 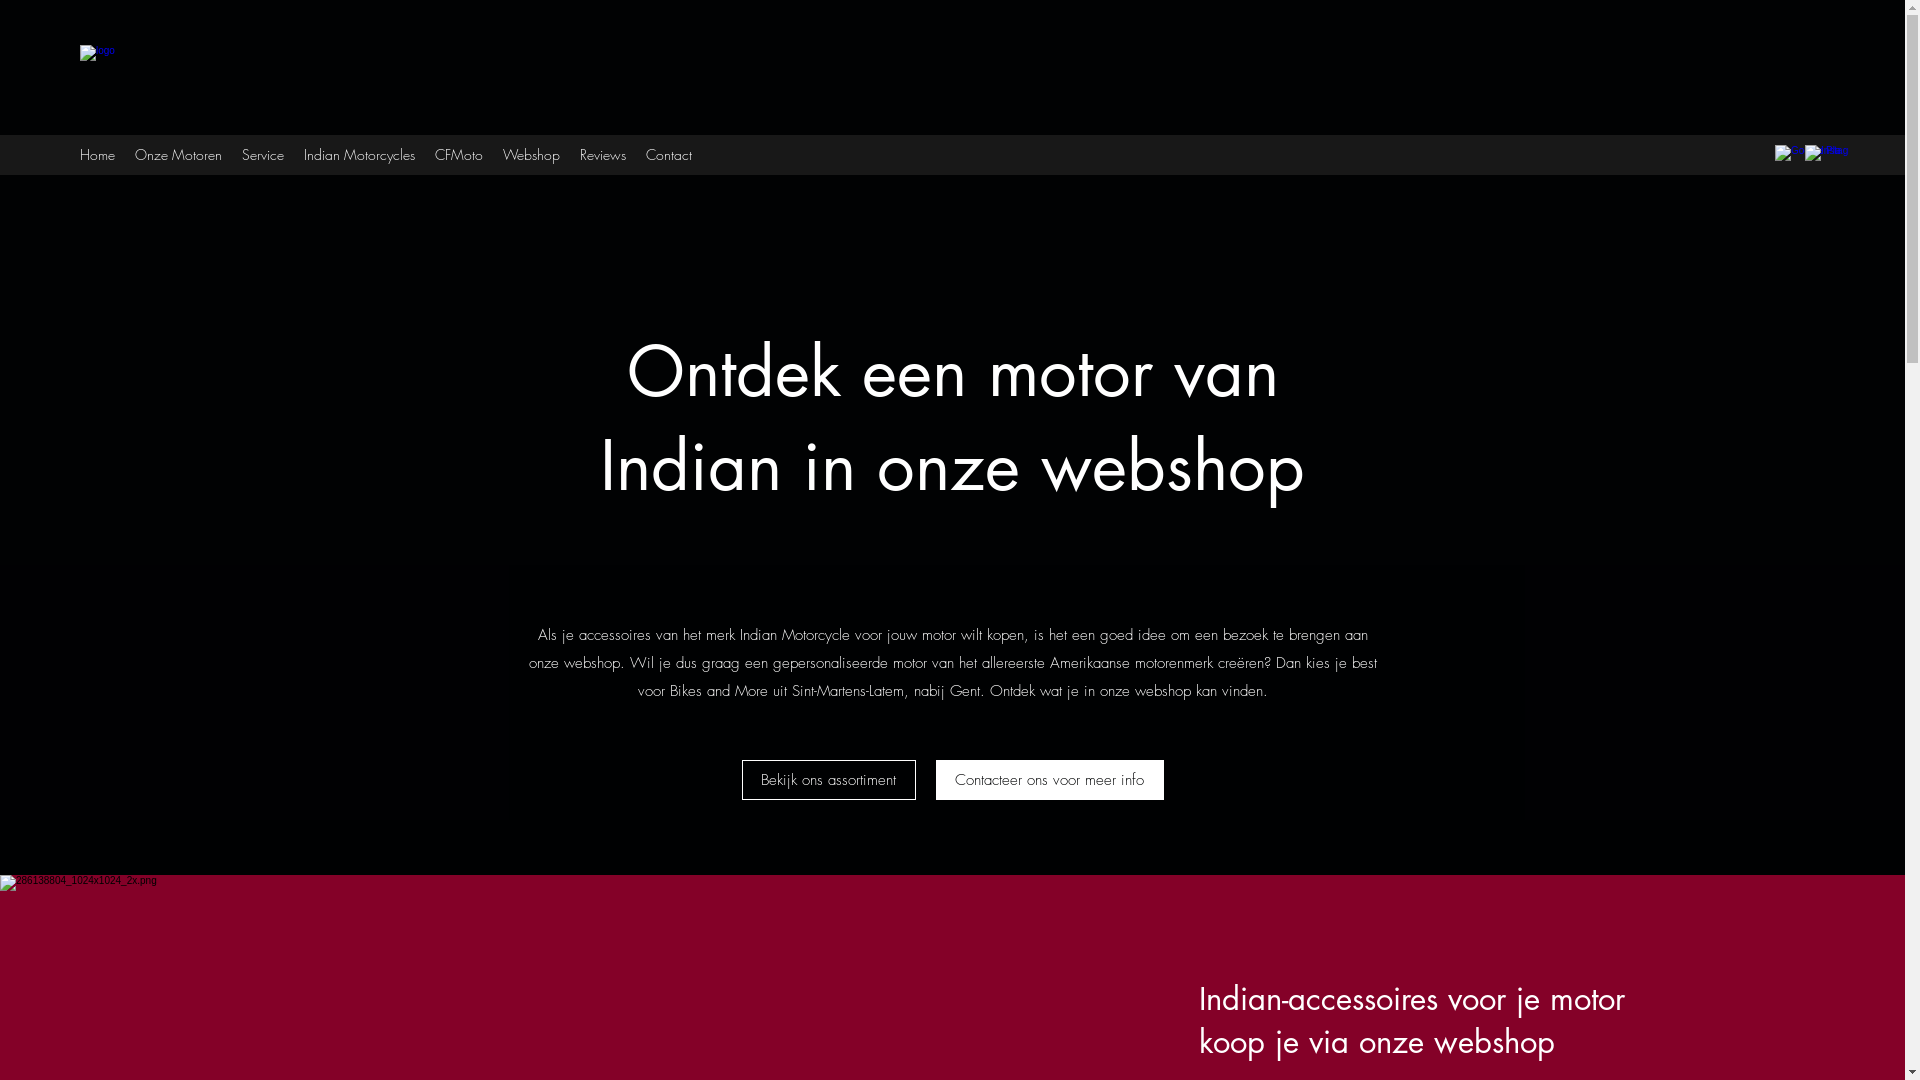 I want to click on 'Reviews', so click(x=602, y=153).